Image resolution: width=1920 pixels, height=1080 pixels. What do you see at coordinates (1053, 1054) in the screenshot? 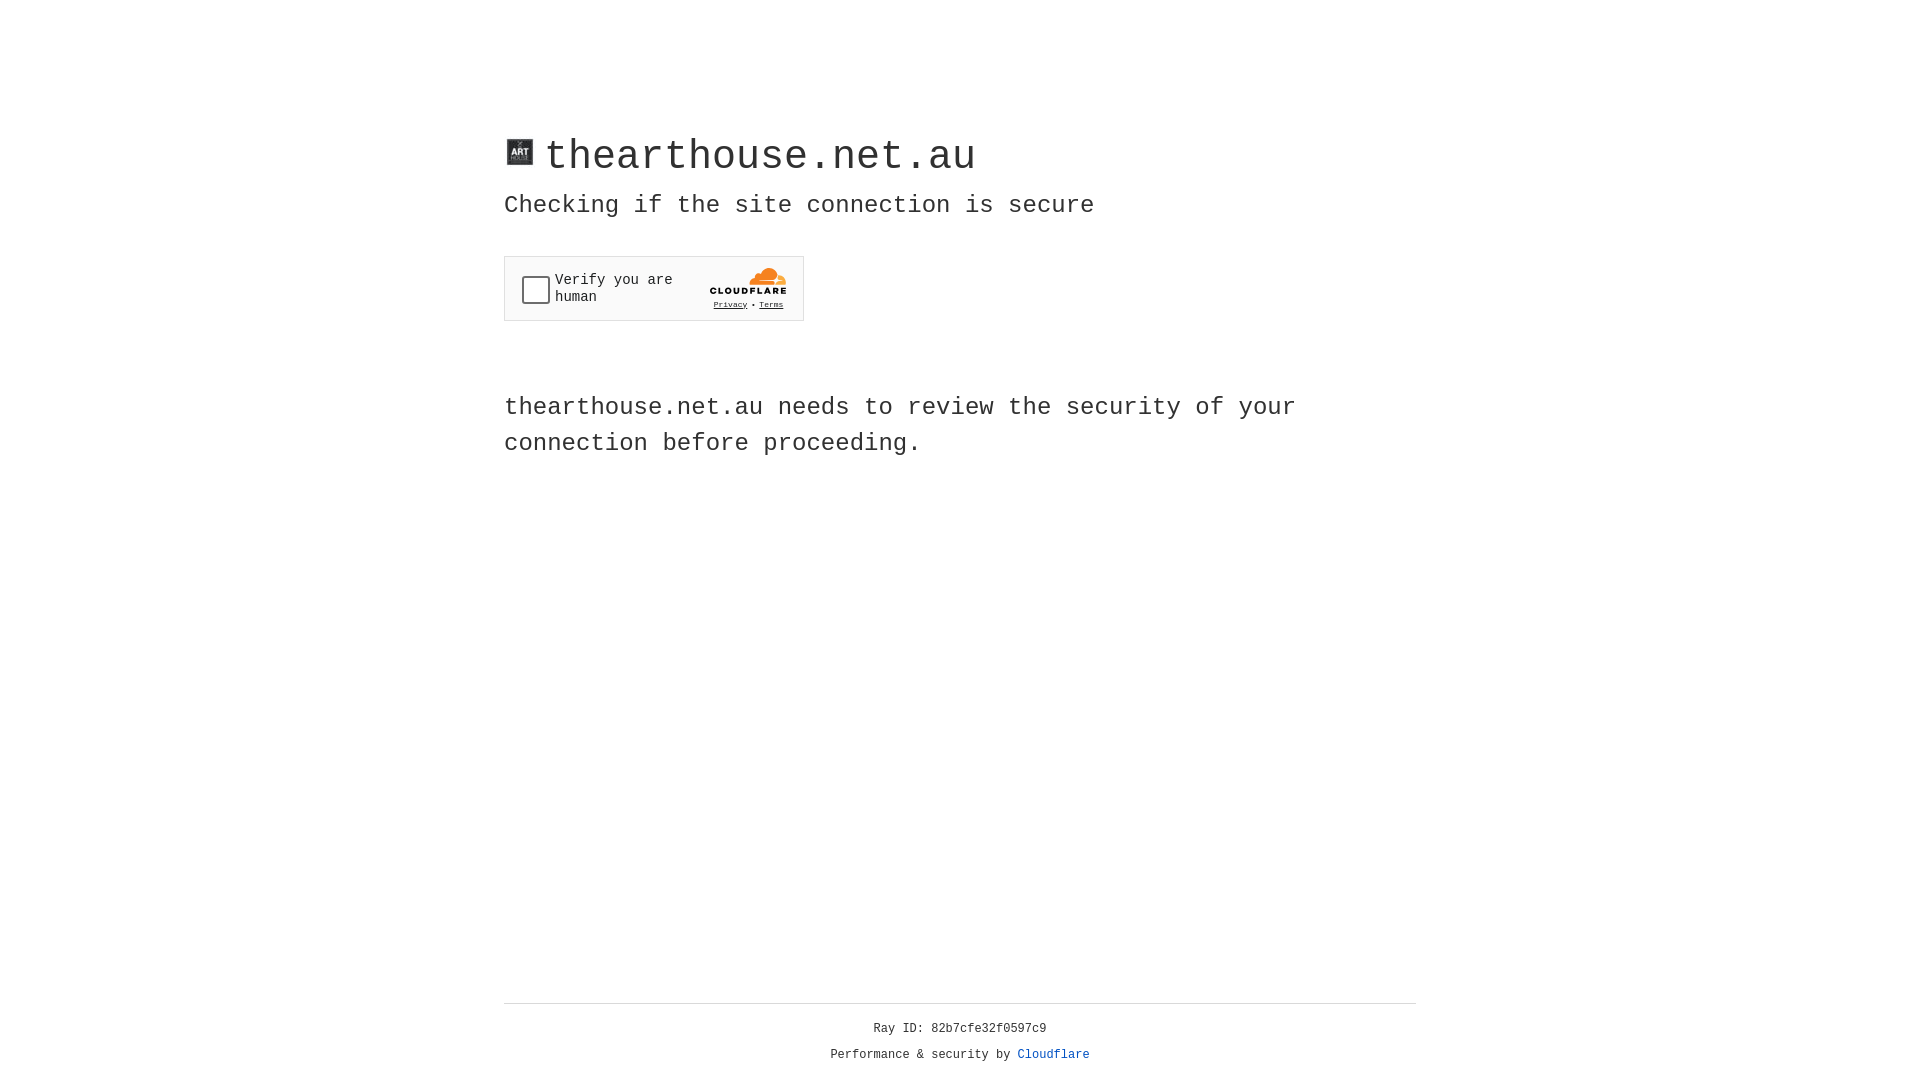
I see `'Cloudflare'` at bounding box center [1053, 1054].